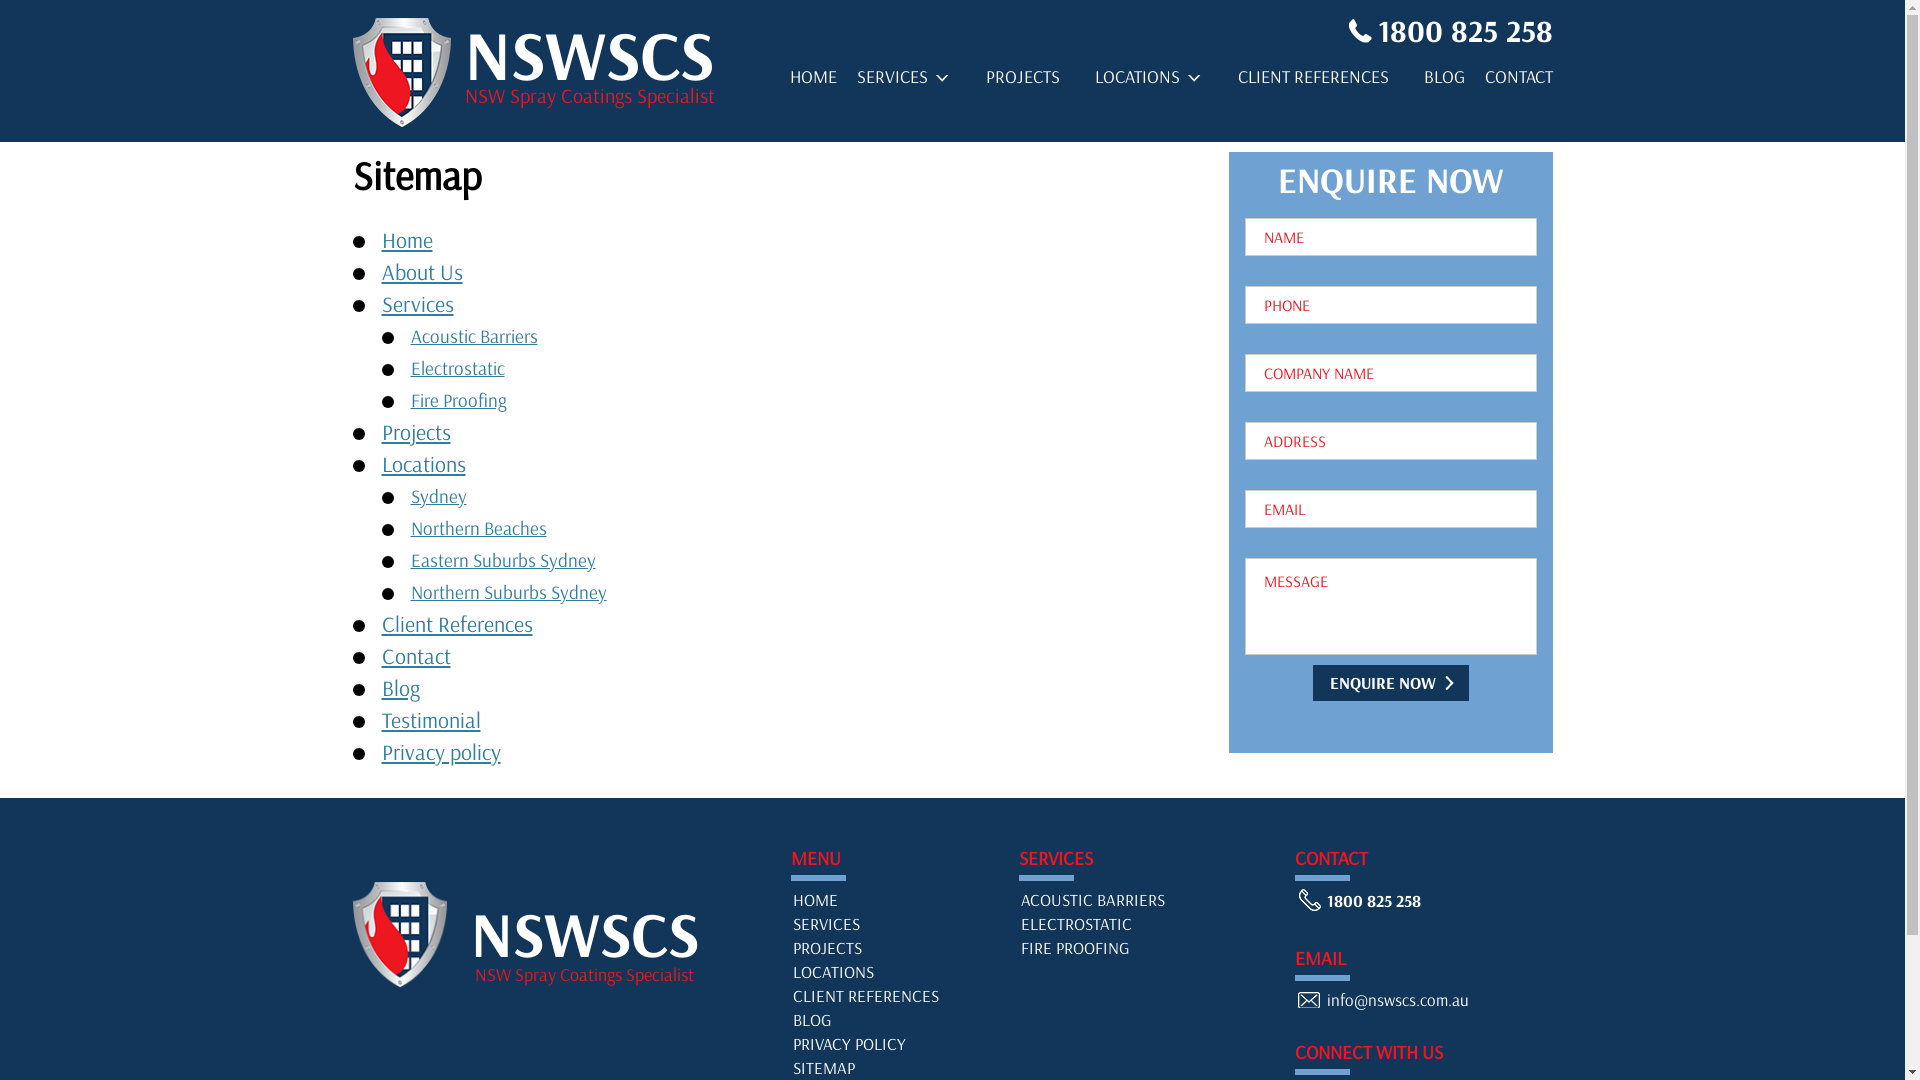  I want to click on 'Sydney', so click(448, 495).